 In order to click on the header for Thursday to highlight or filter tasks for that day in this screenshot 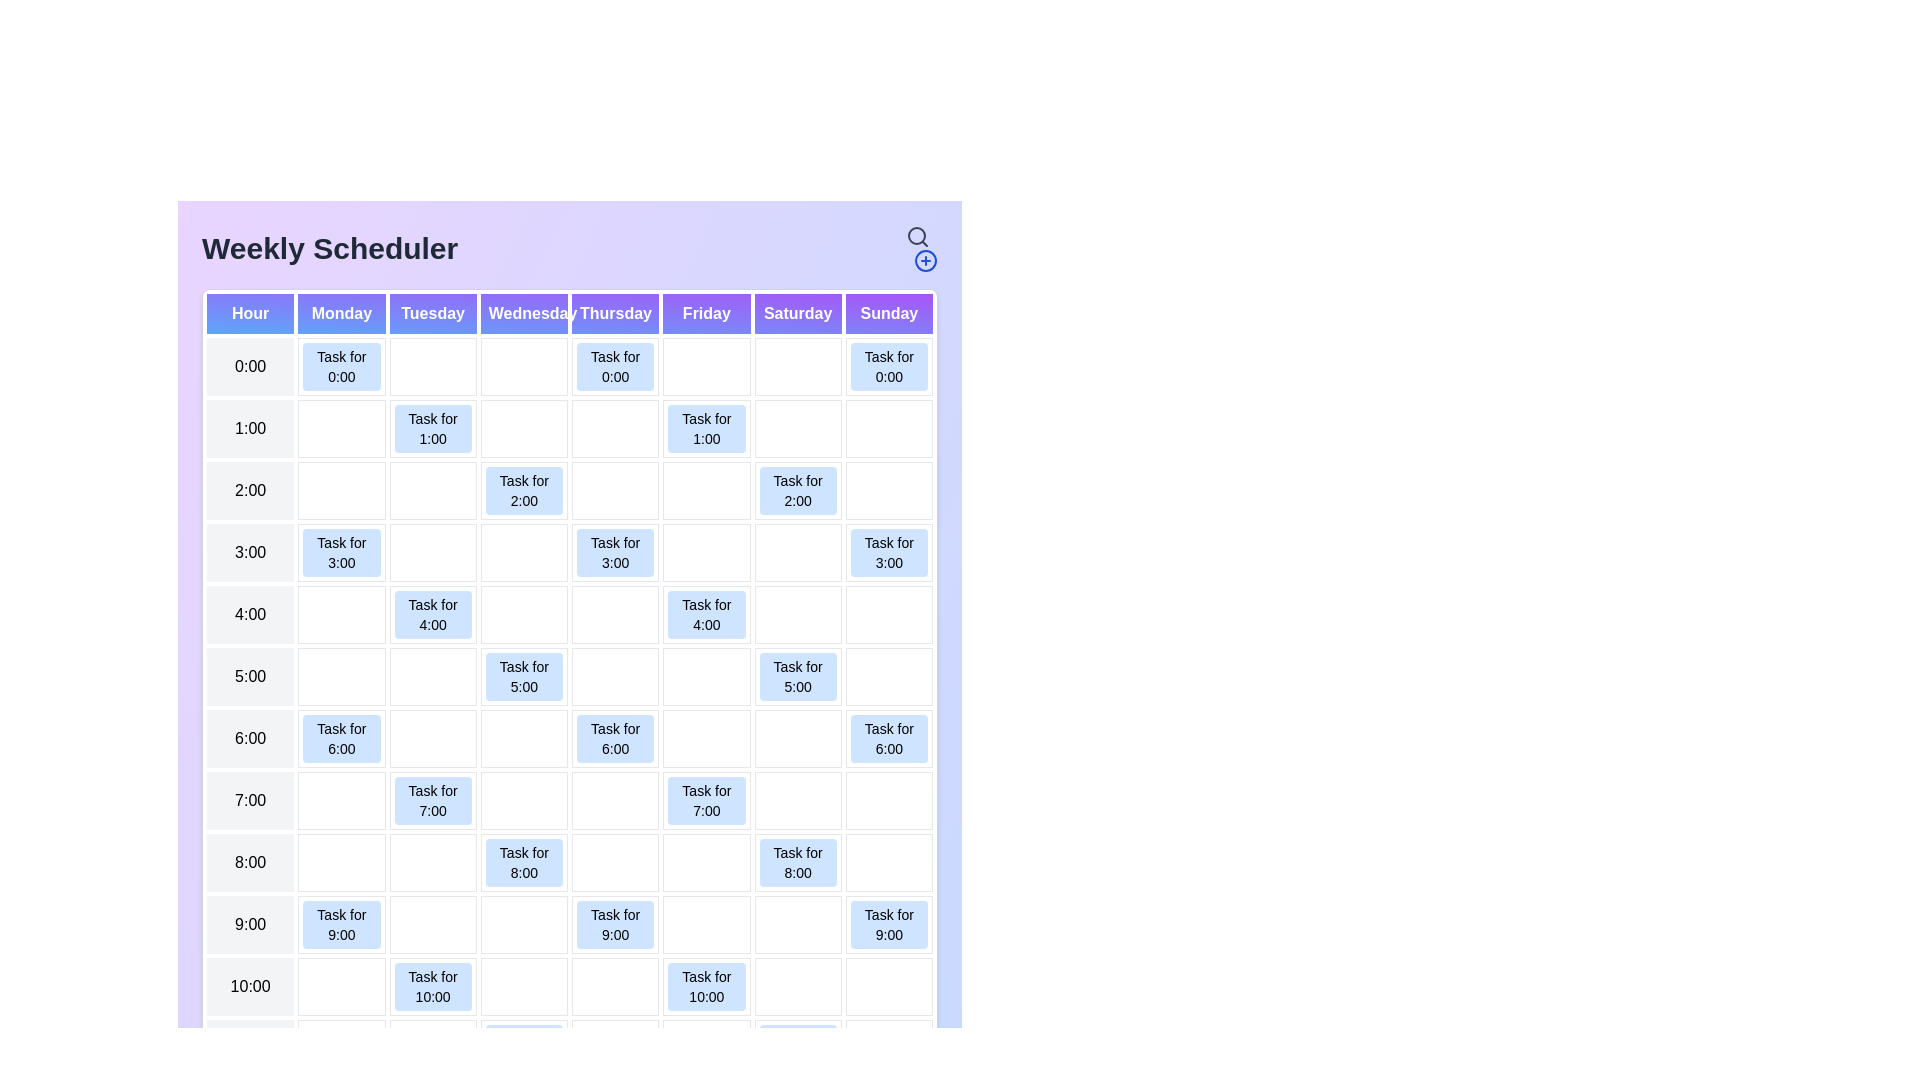, I will do `click(614, 313)`.